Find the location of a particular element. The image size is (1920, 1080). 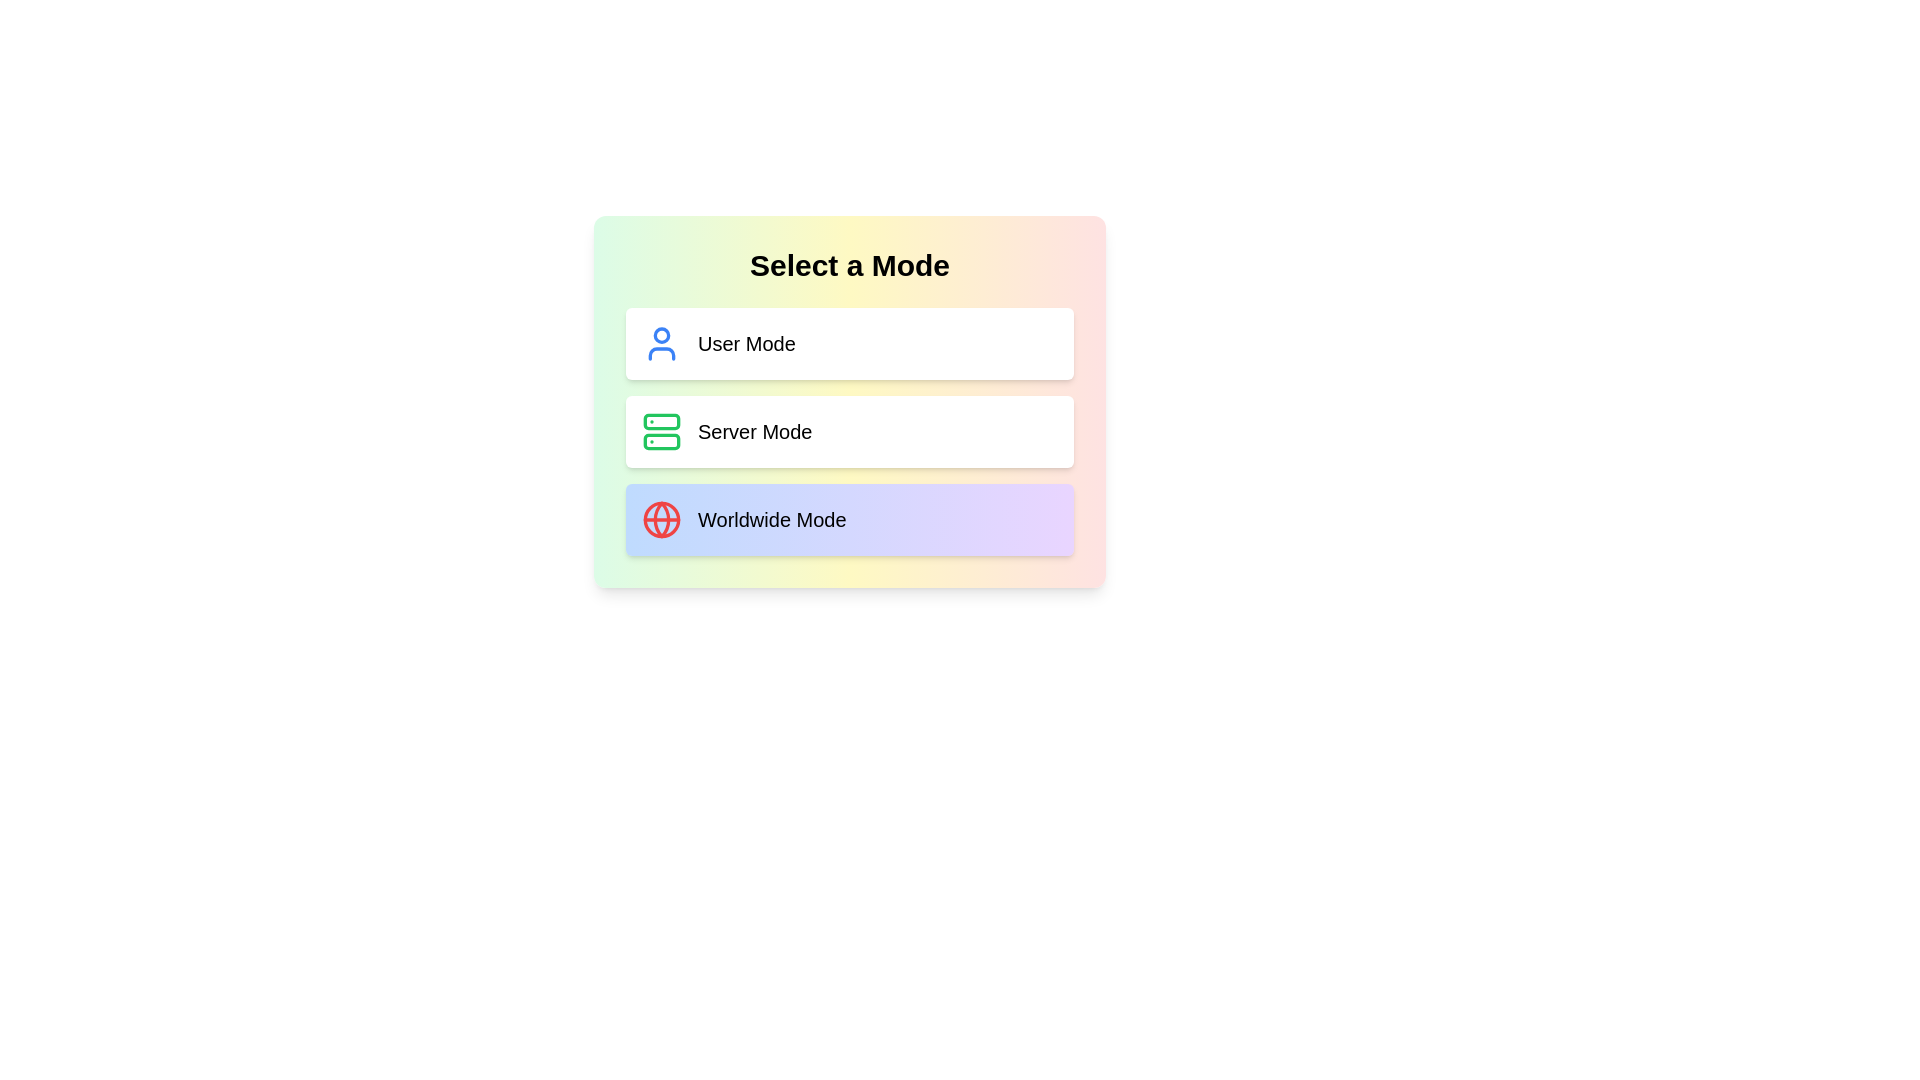

the 'Server Mode' button, which is the second button in a group of three vertically stacked buttons, positioned in the center of a gradient background panel is located at coordinates (849, 401).